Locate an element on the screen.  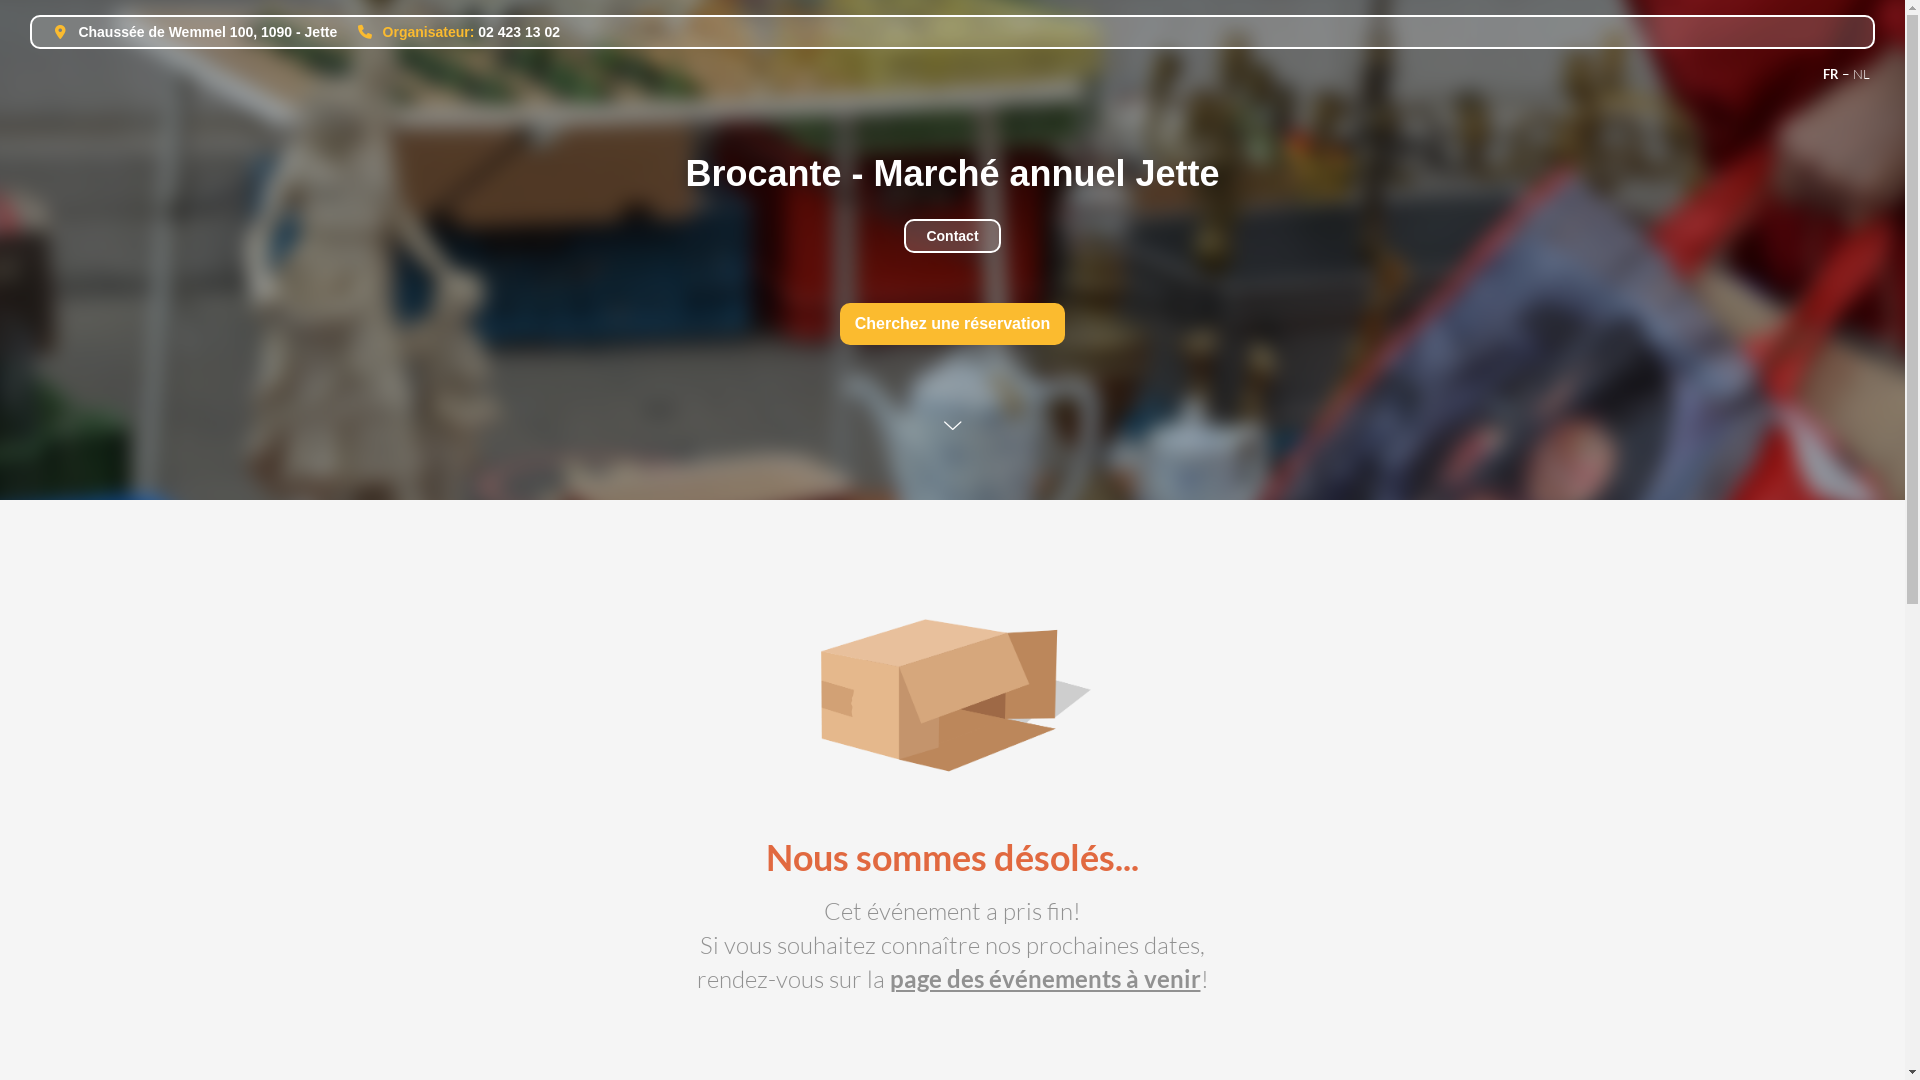
'Organisateur: 02 423 13 02' is located at coordinates (449, 31).